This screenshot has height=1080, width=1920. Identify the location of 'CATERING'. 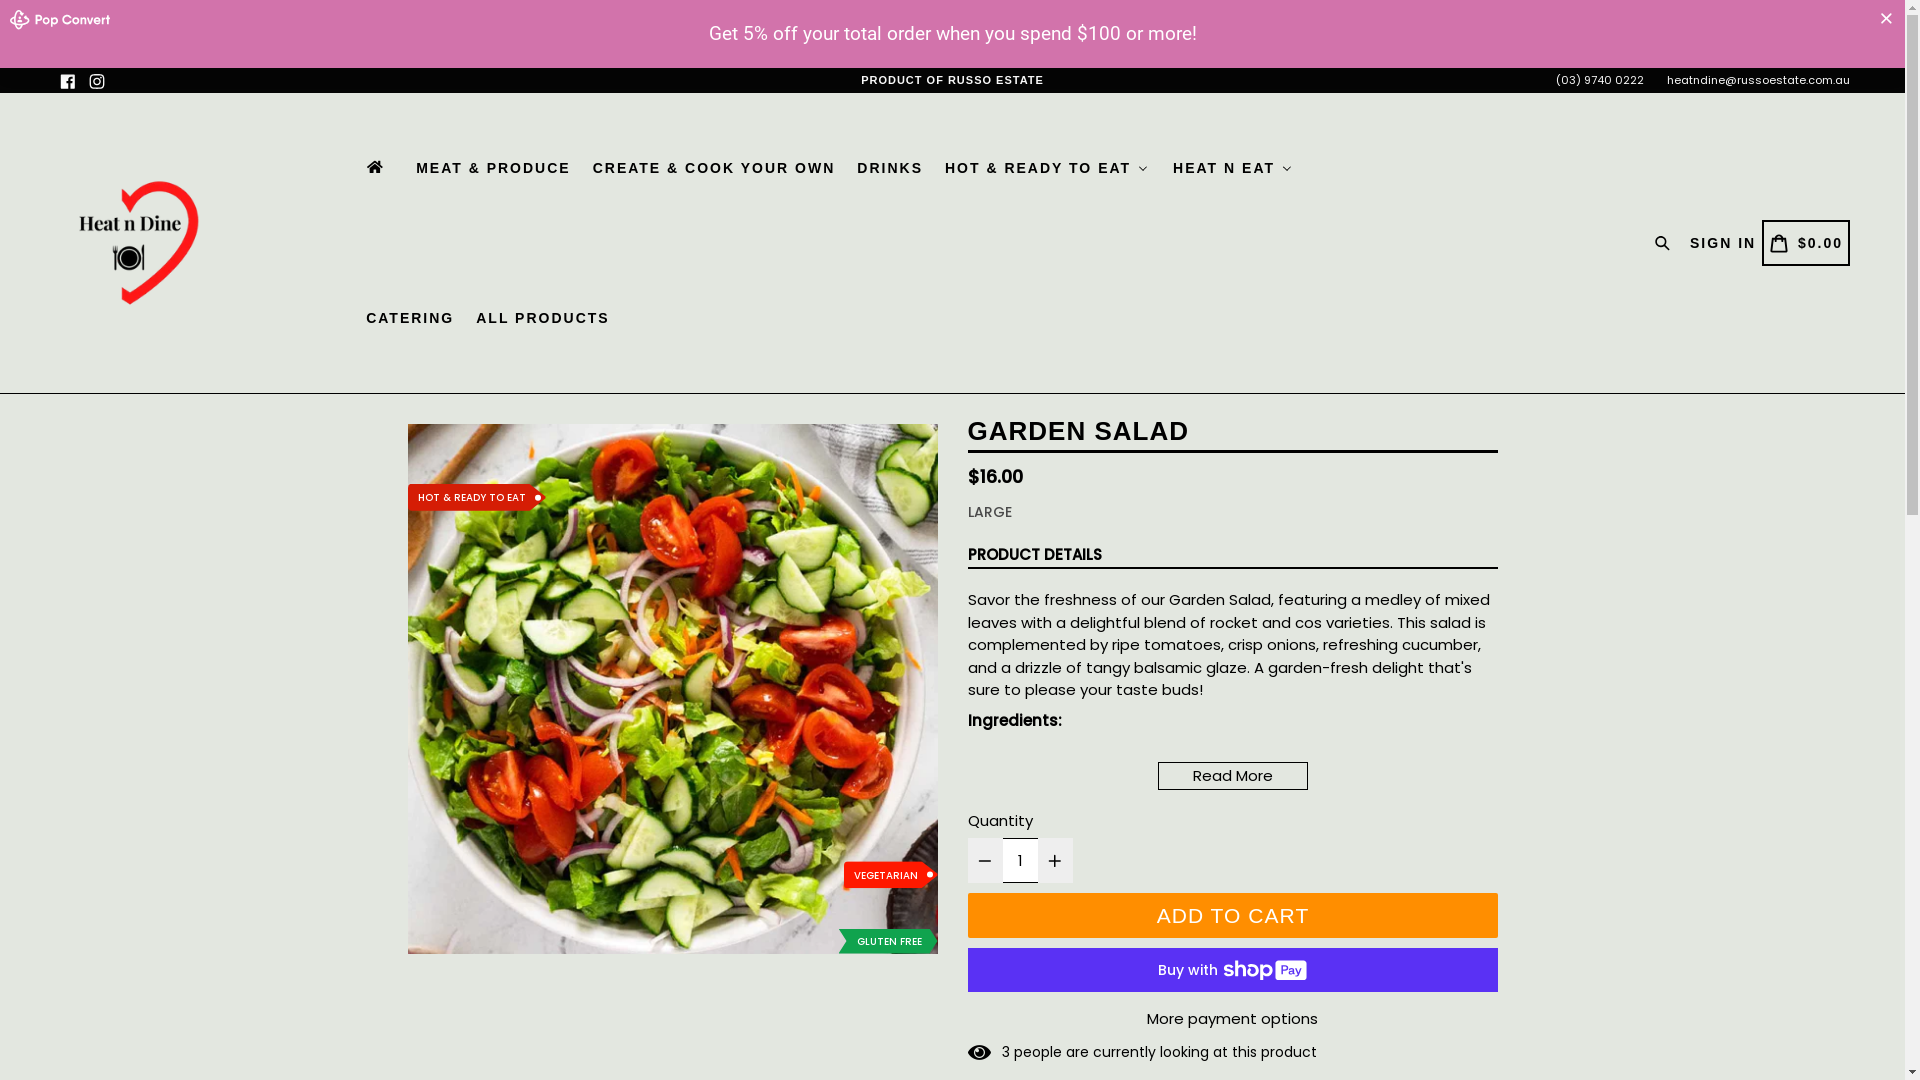
(407, 316).